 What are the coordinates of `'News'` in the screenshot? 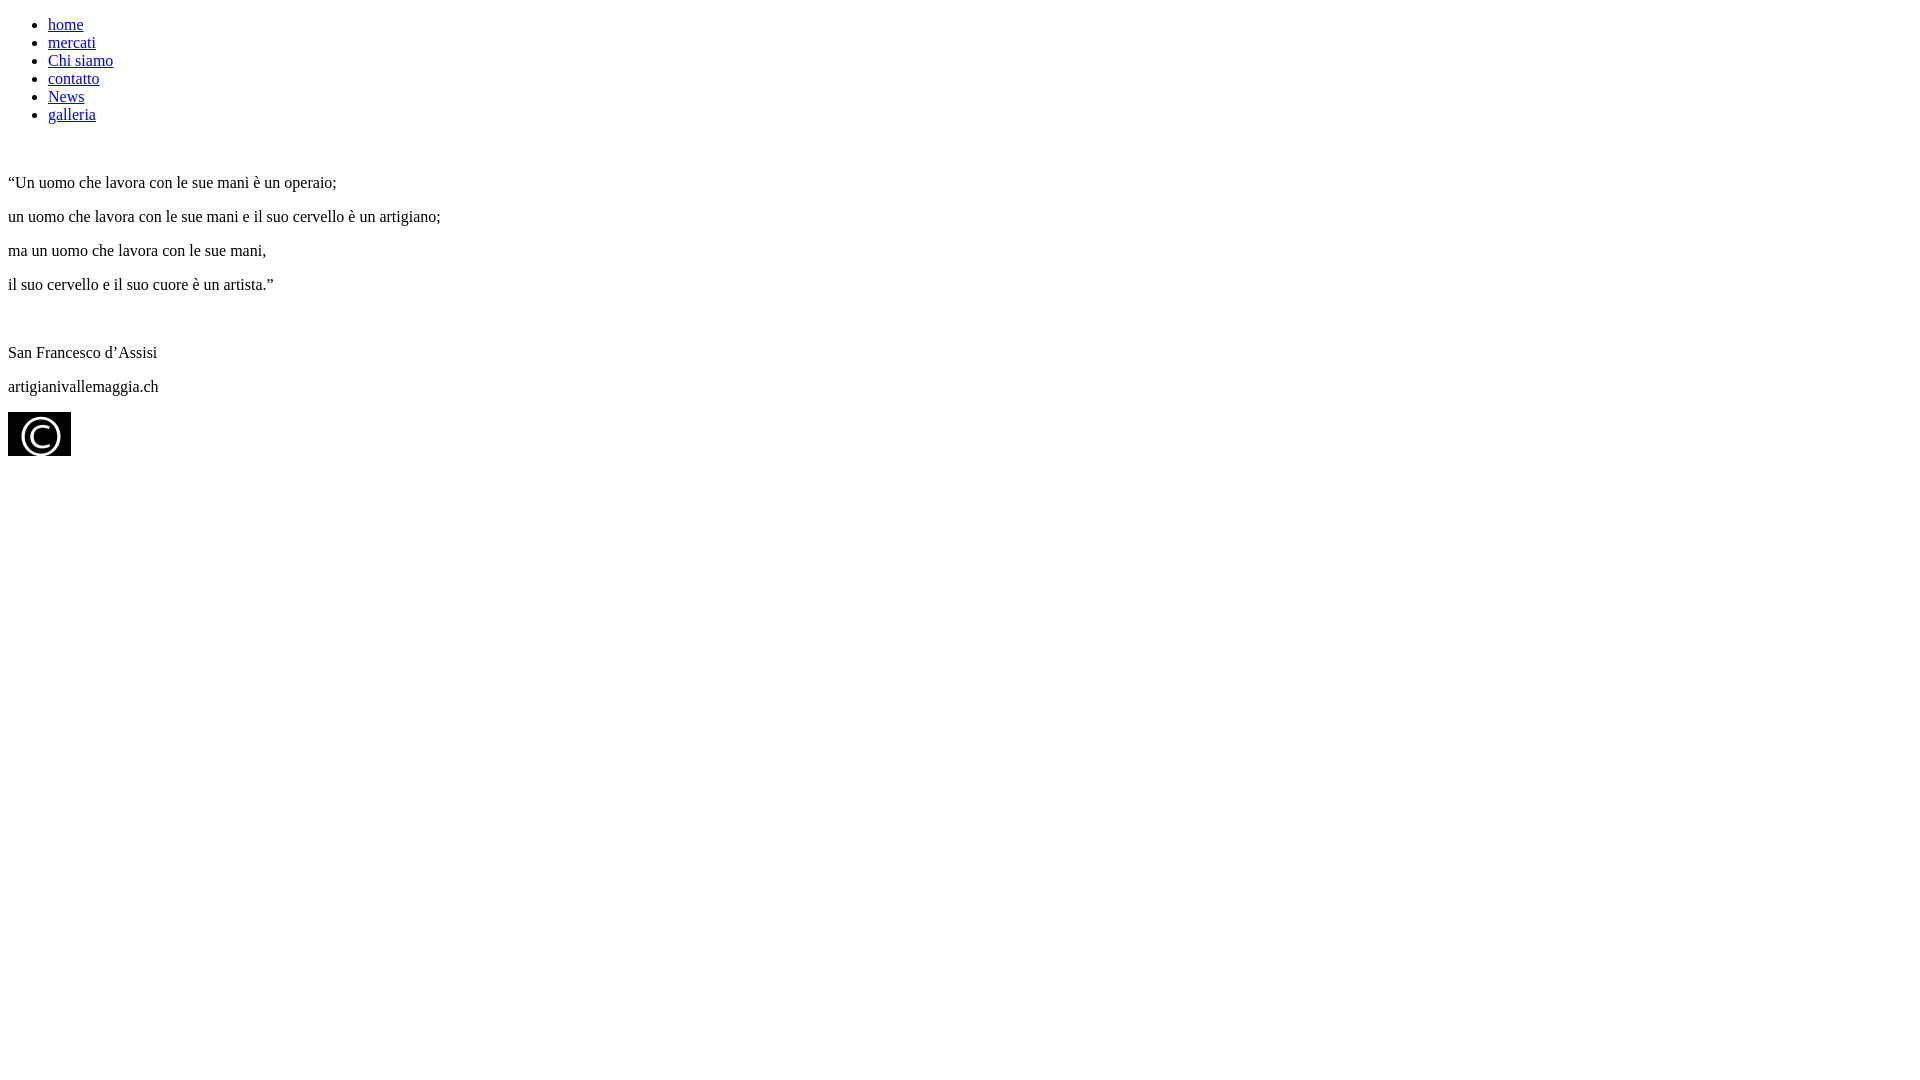 It's located at (66, 96).